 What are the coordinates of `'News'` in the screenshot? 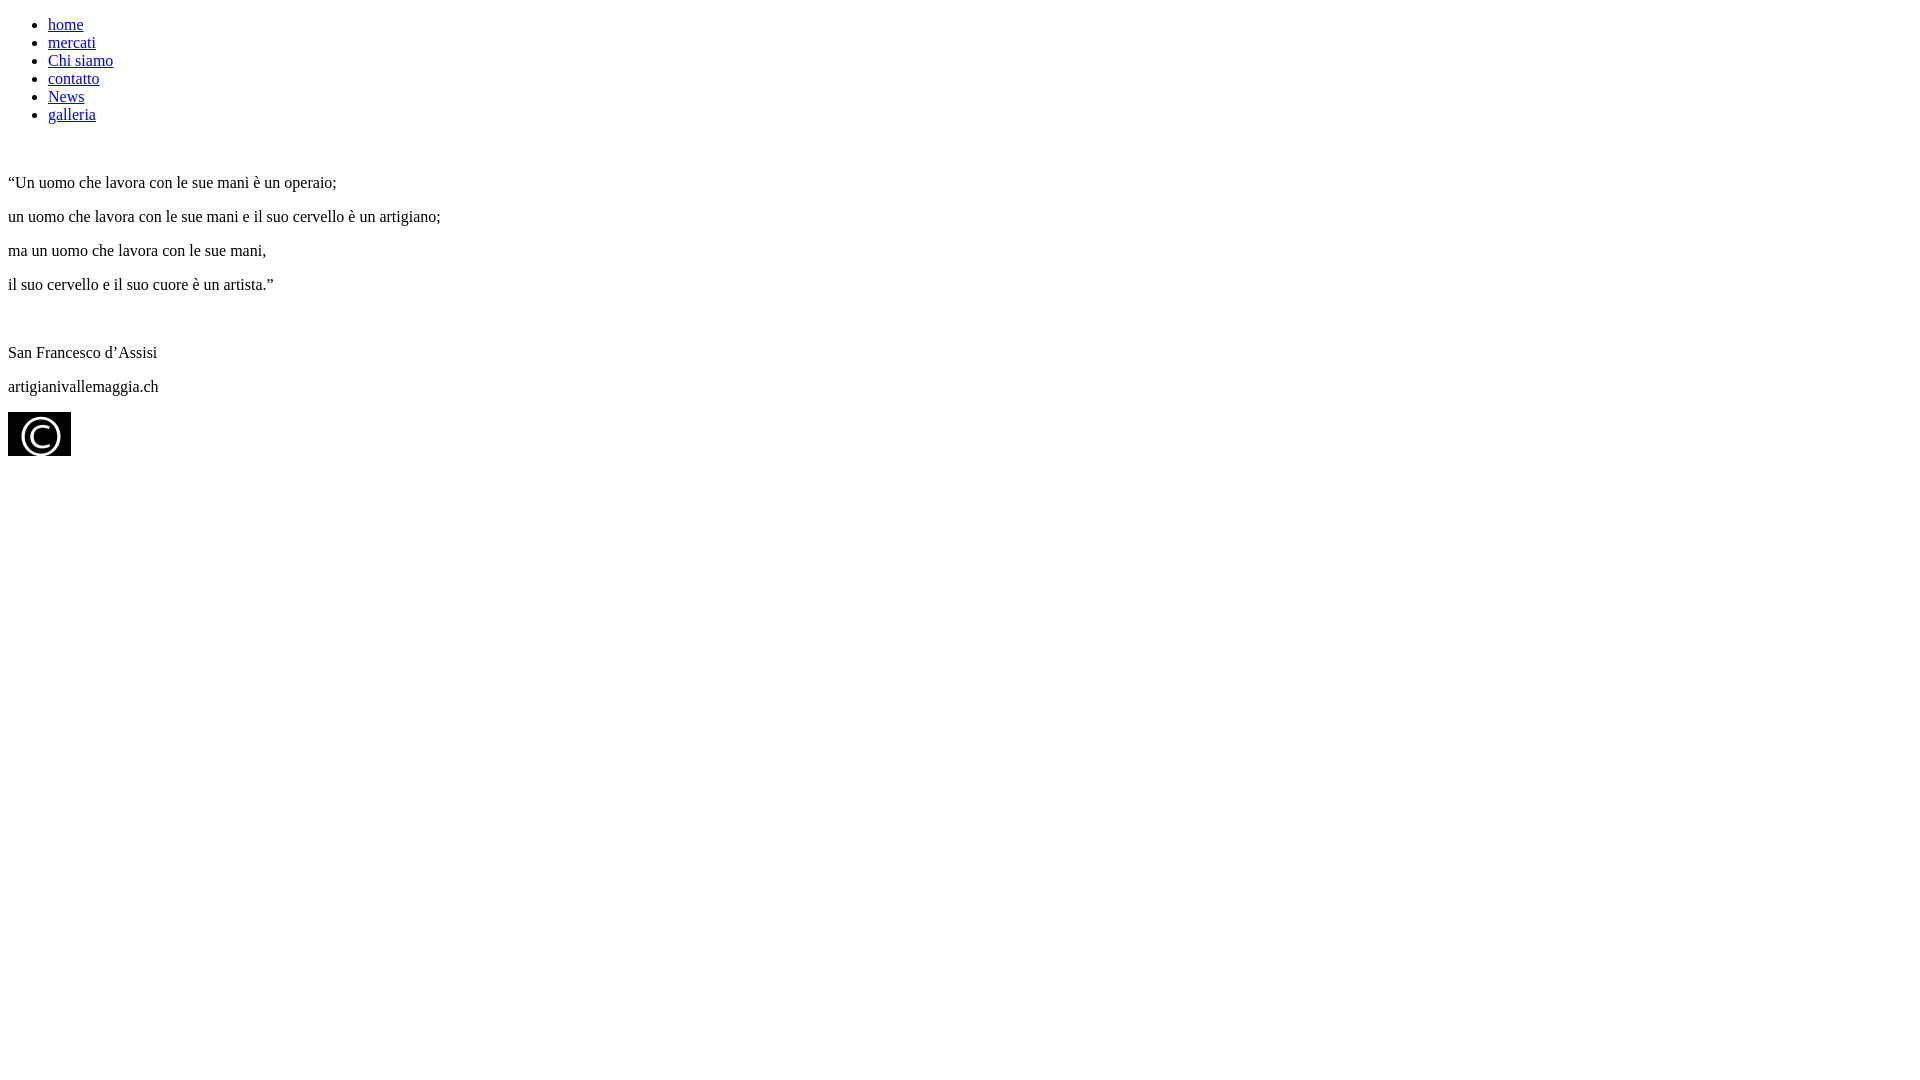 It's located at (66, 96).